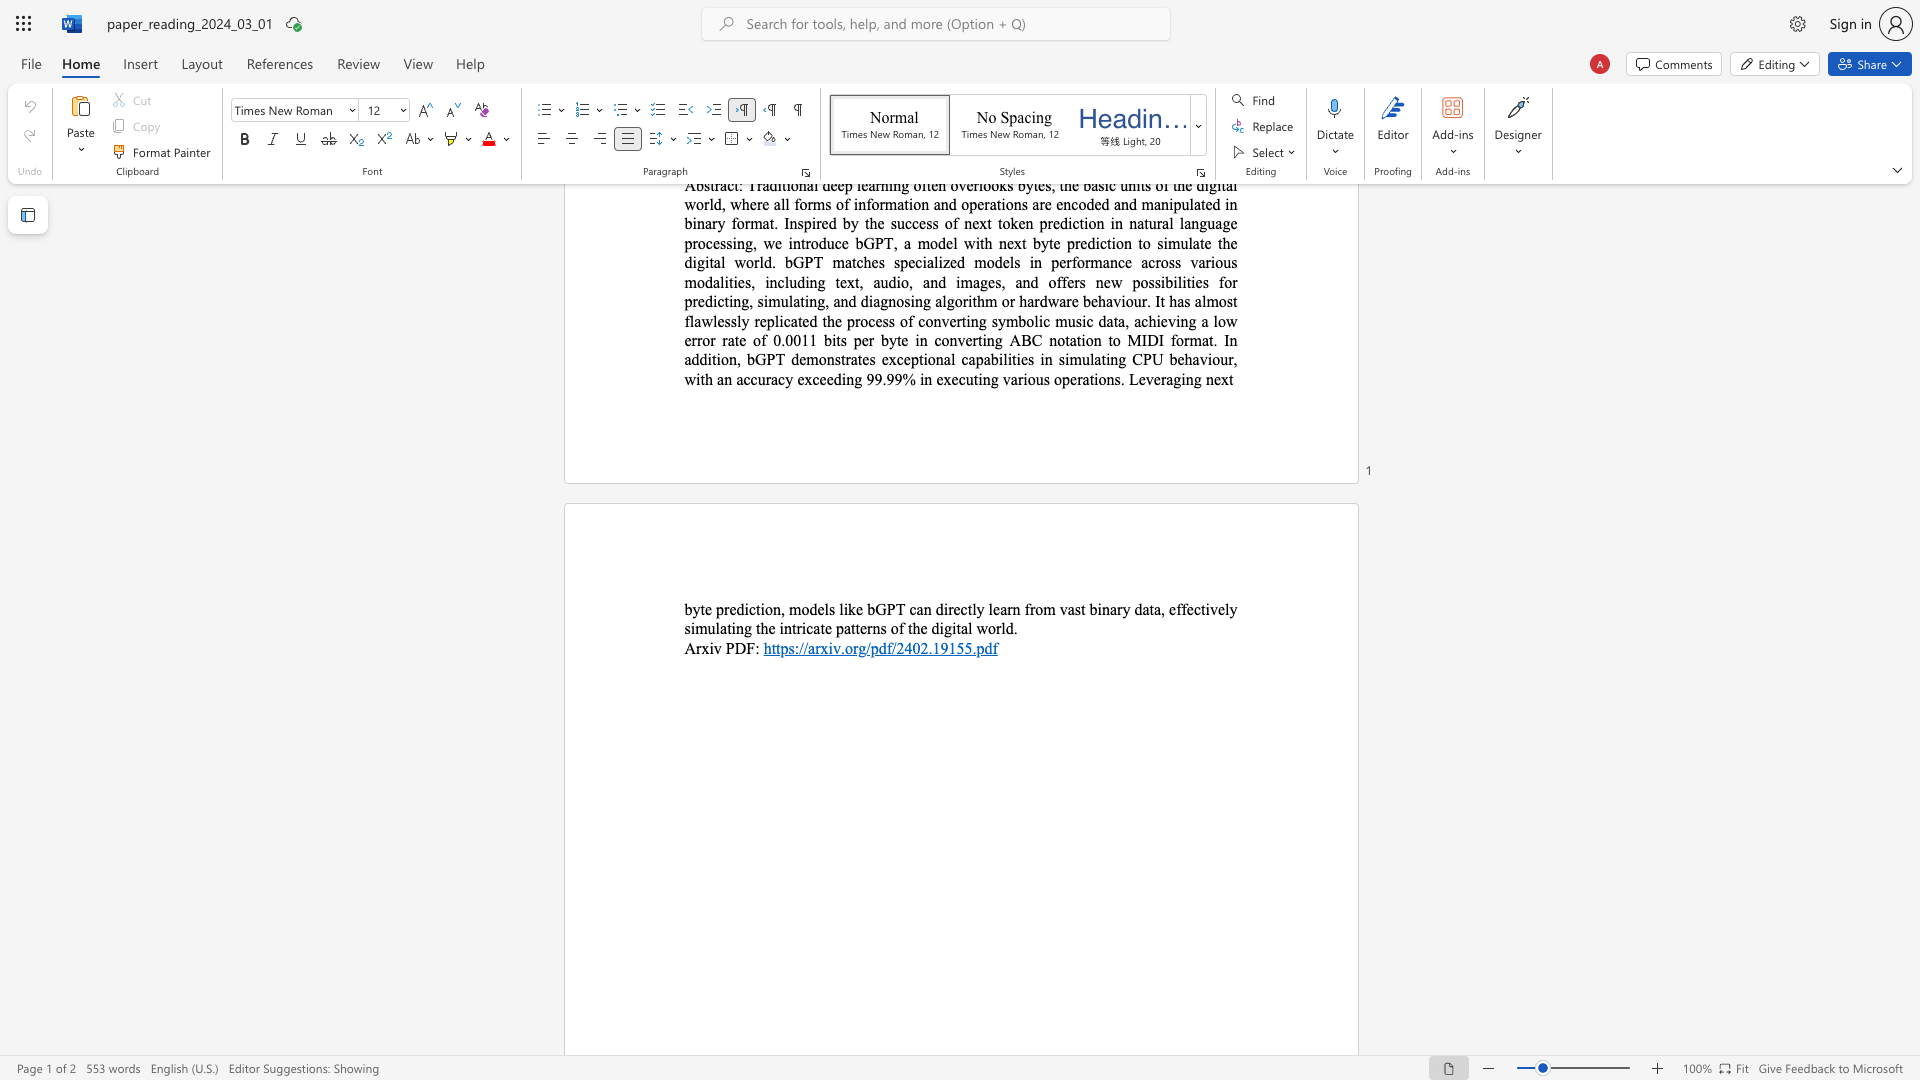  I want to click on the subset text "ps://arxiv.org/pdf/2402.19" within the text "https://arxiv.org/pdf/2402.19155.pdf", so click(779, 648).